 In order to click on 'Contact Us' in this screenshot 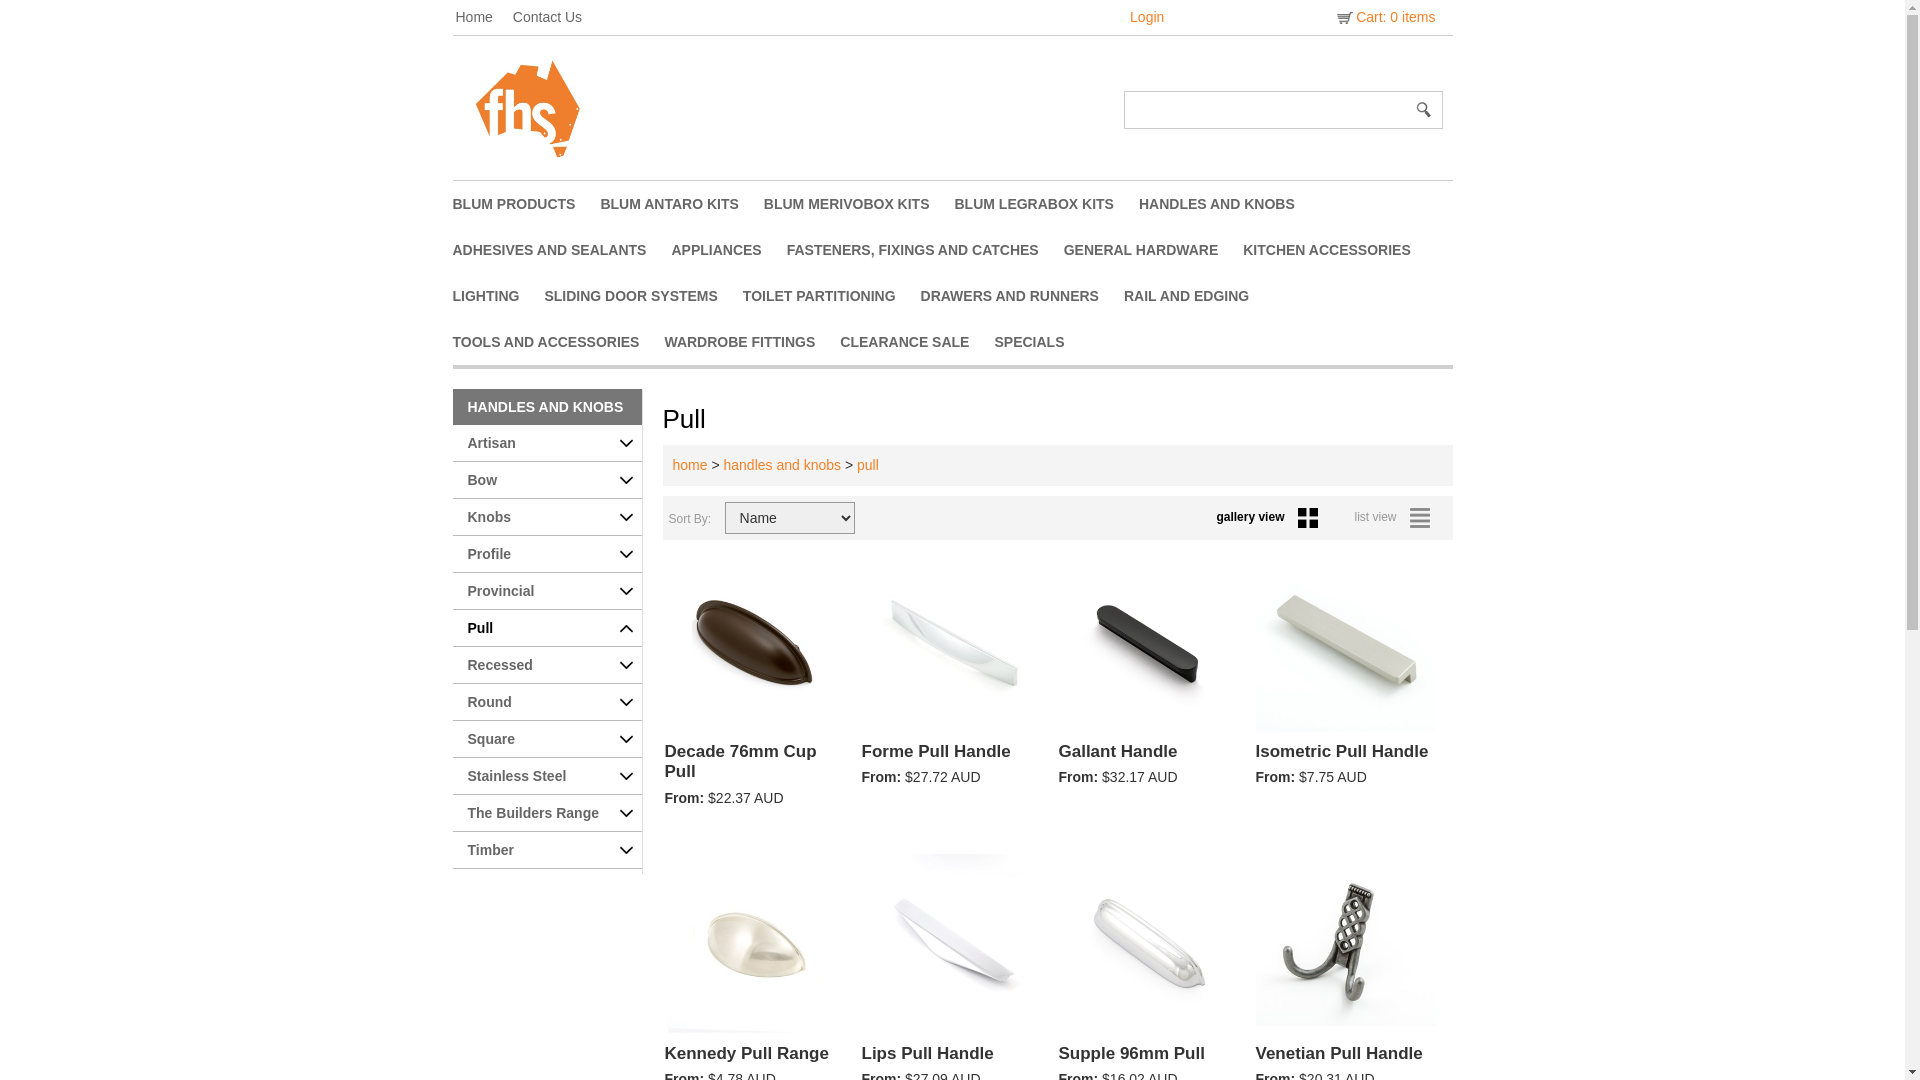, I will do `click(557, 16)`.